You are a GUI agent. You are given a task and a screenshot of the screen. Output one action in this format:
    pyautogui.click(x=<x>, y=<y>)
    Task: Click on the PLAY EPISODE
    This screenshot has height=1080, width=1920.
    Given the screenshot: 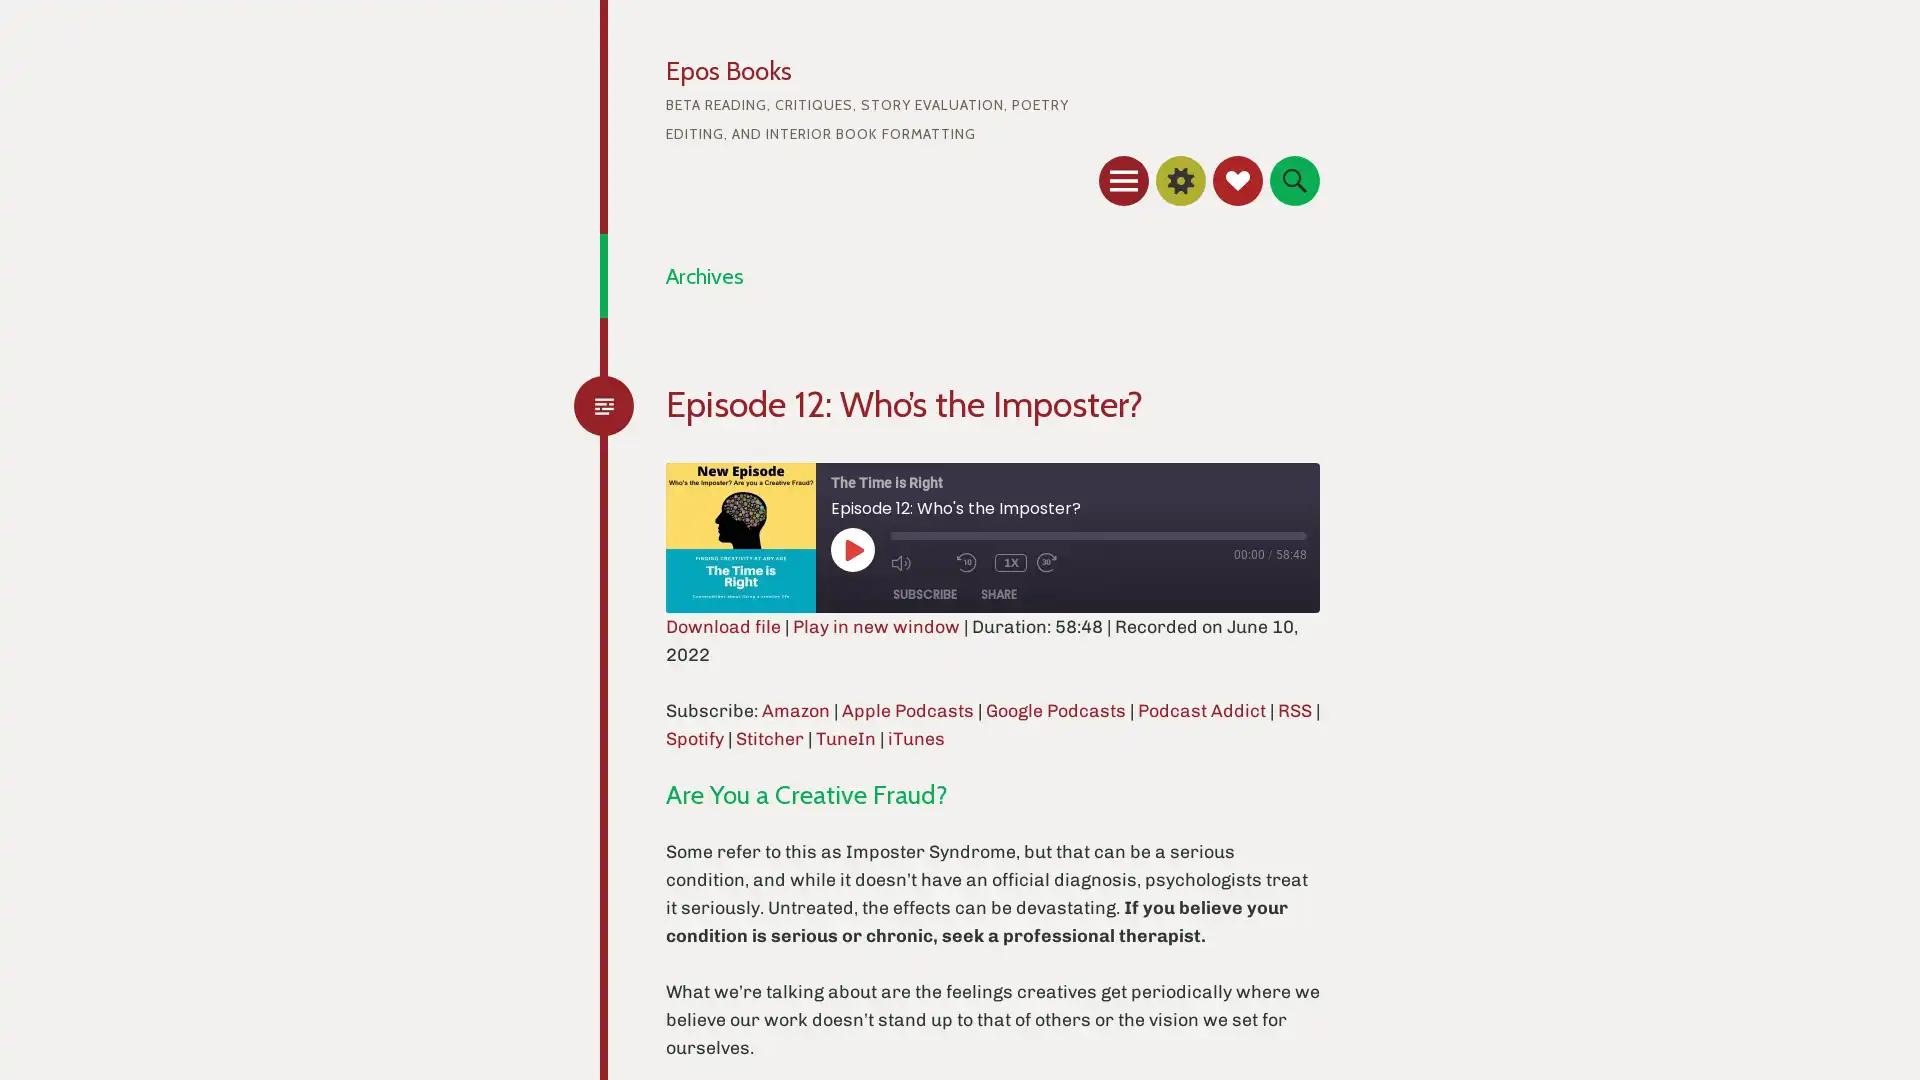 What is the action you would take?
    pyautogui.click(x=853, y=548)
    